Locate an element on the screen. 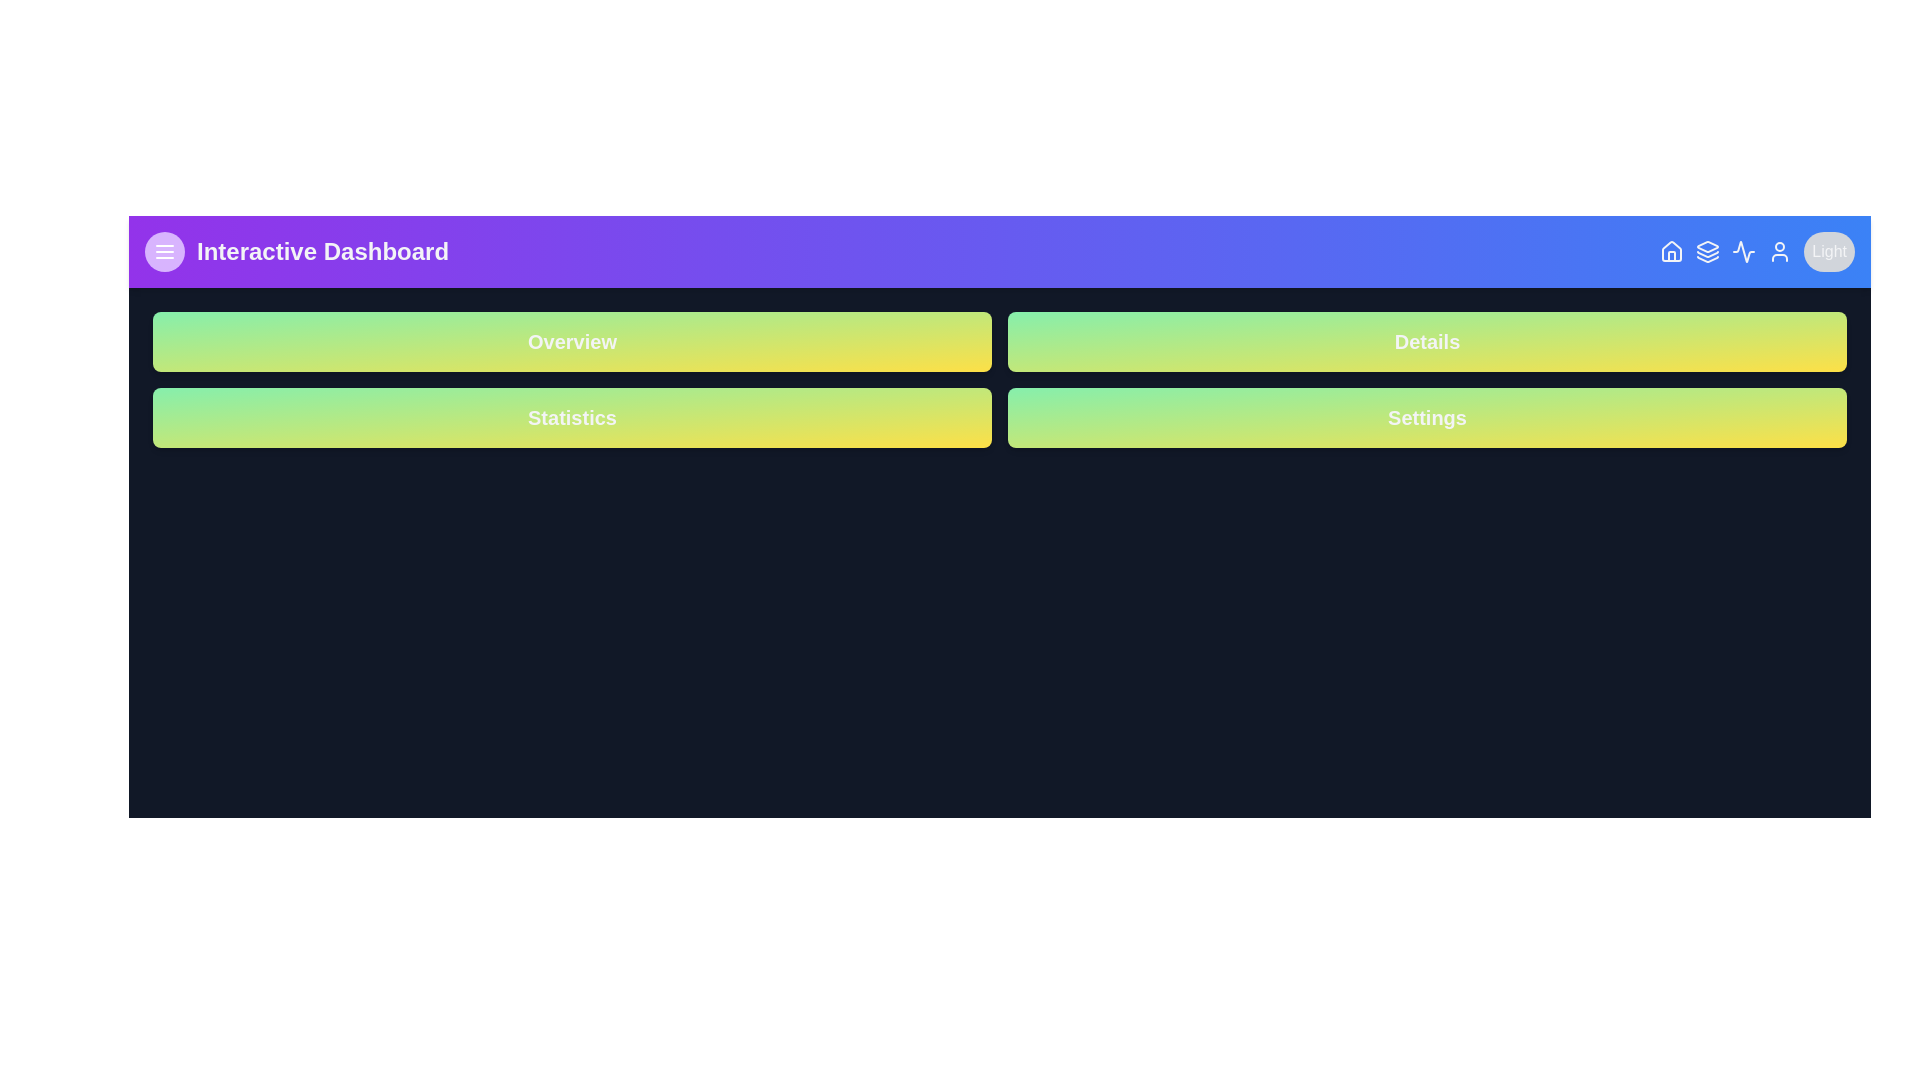 Image resolution: width=1920 pixels, height=1080 pixels. the Layers icon in the header is located at coordinates (1707, 250).